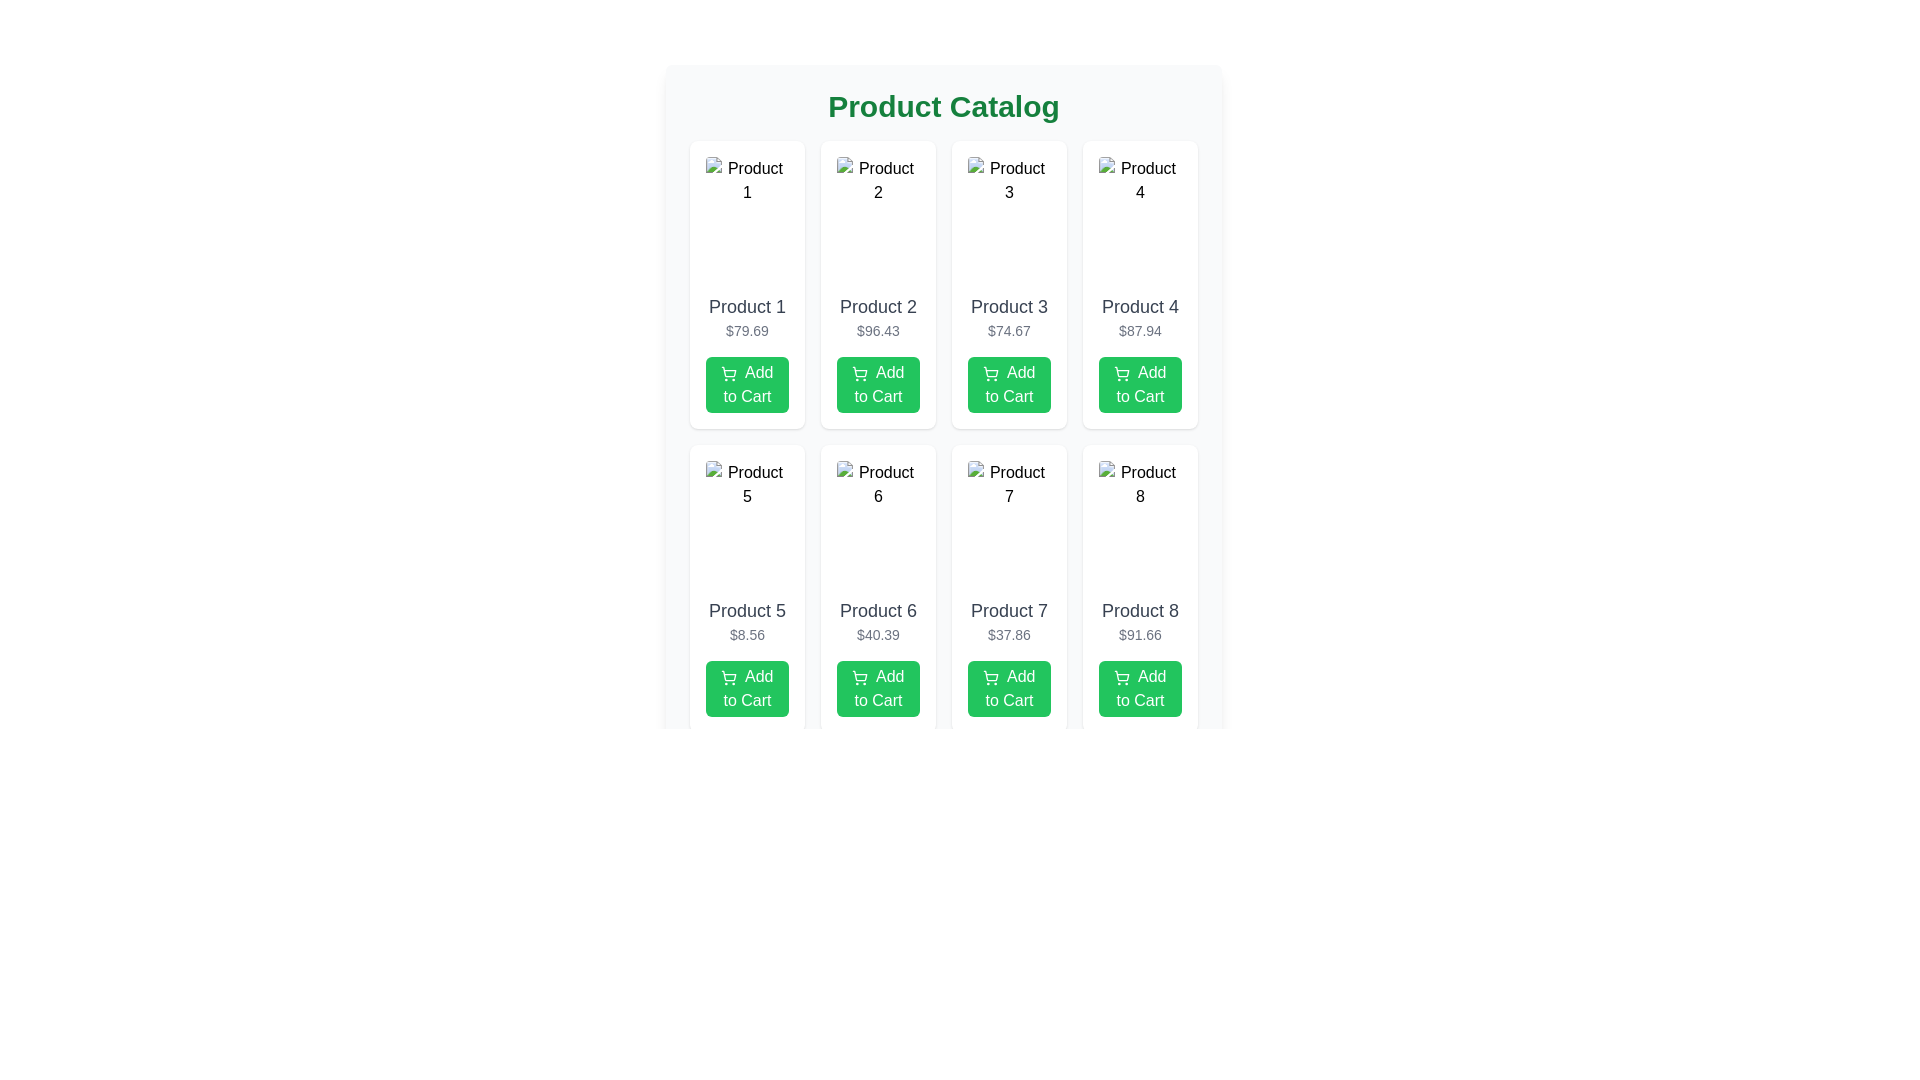  I want to click on the image area labeled 'Product 1' located at the top of the first card in the product grid by moving the cursor to its center, so click(746, 220).